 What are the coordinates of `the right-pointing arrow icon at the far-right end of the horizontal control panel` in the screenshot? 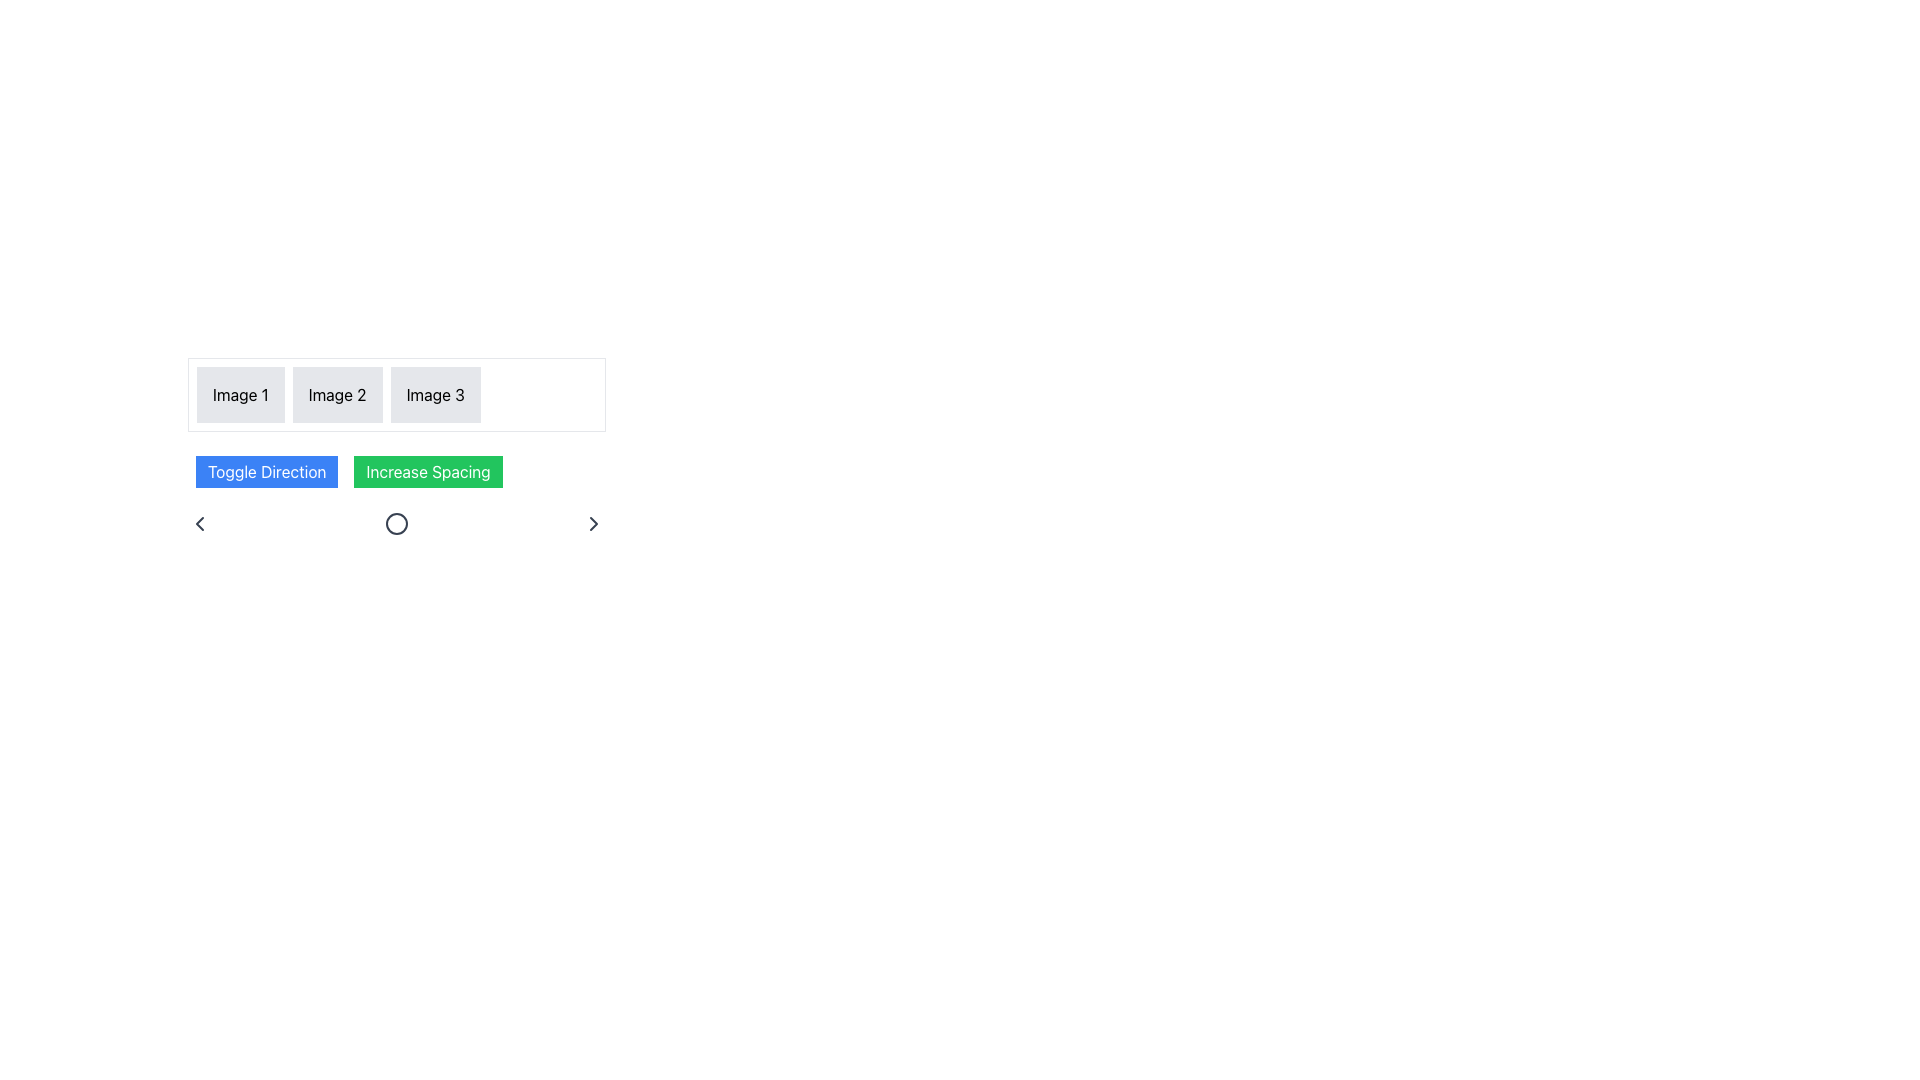 It's located at (593, 523).